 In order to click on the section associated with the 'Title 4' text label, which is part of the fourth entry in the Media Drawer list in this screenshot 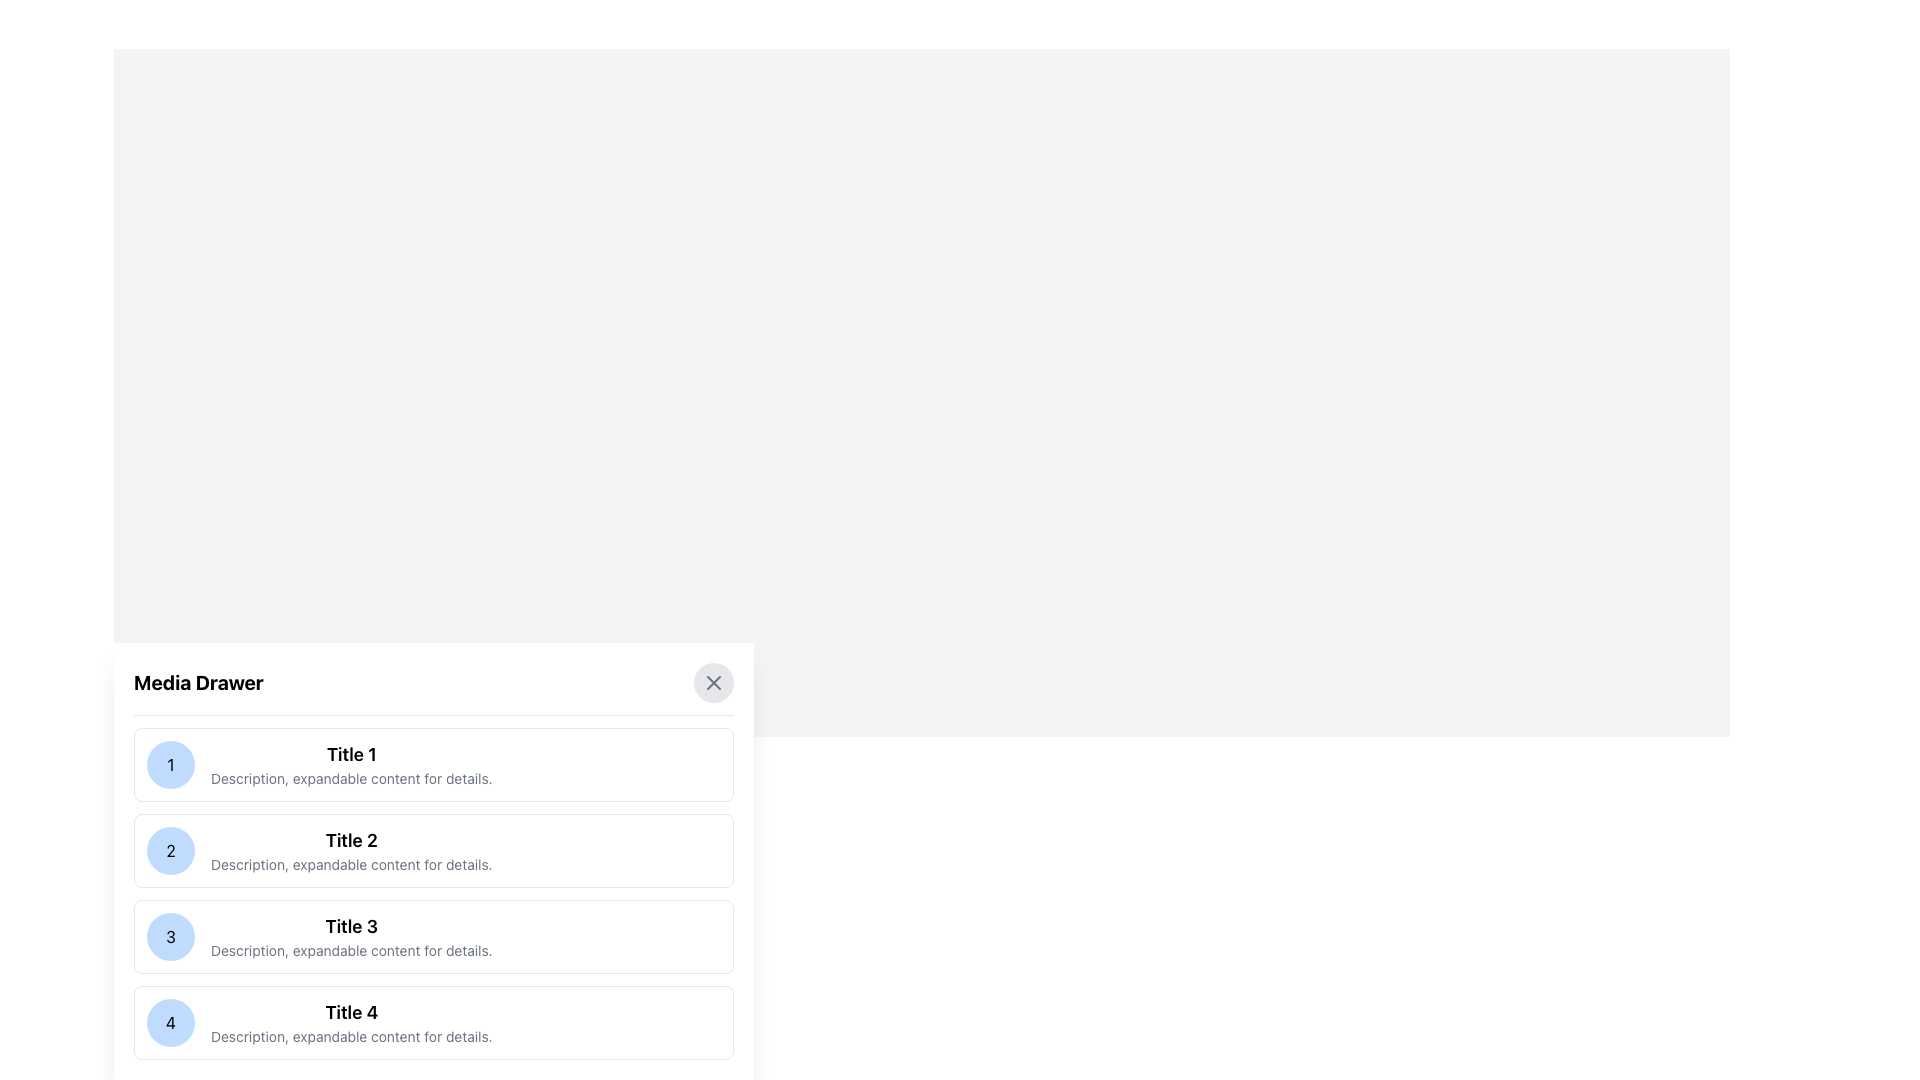, I will do `click(351, 1013)`.